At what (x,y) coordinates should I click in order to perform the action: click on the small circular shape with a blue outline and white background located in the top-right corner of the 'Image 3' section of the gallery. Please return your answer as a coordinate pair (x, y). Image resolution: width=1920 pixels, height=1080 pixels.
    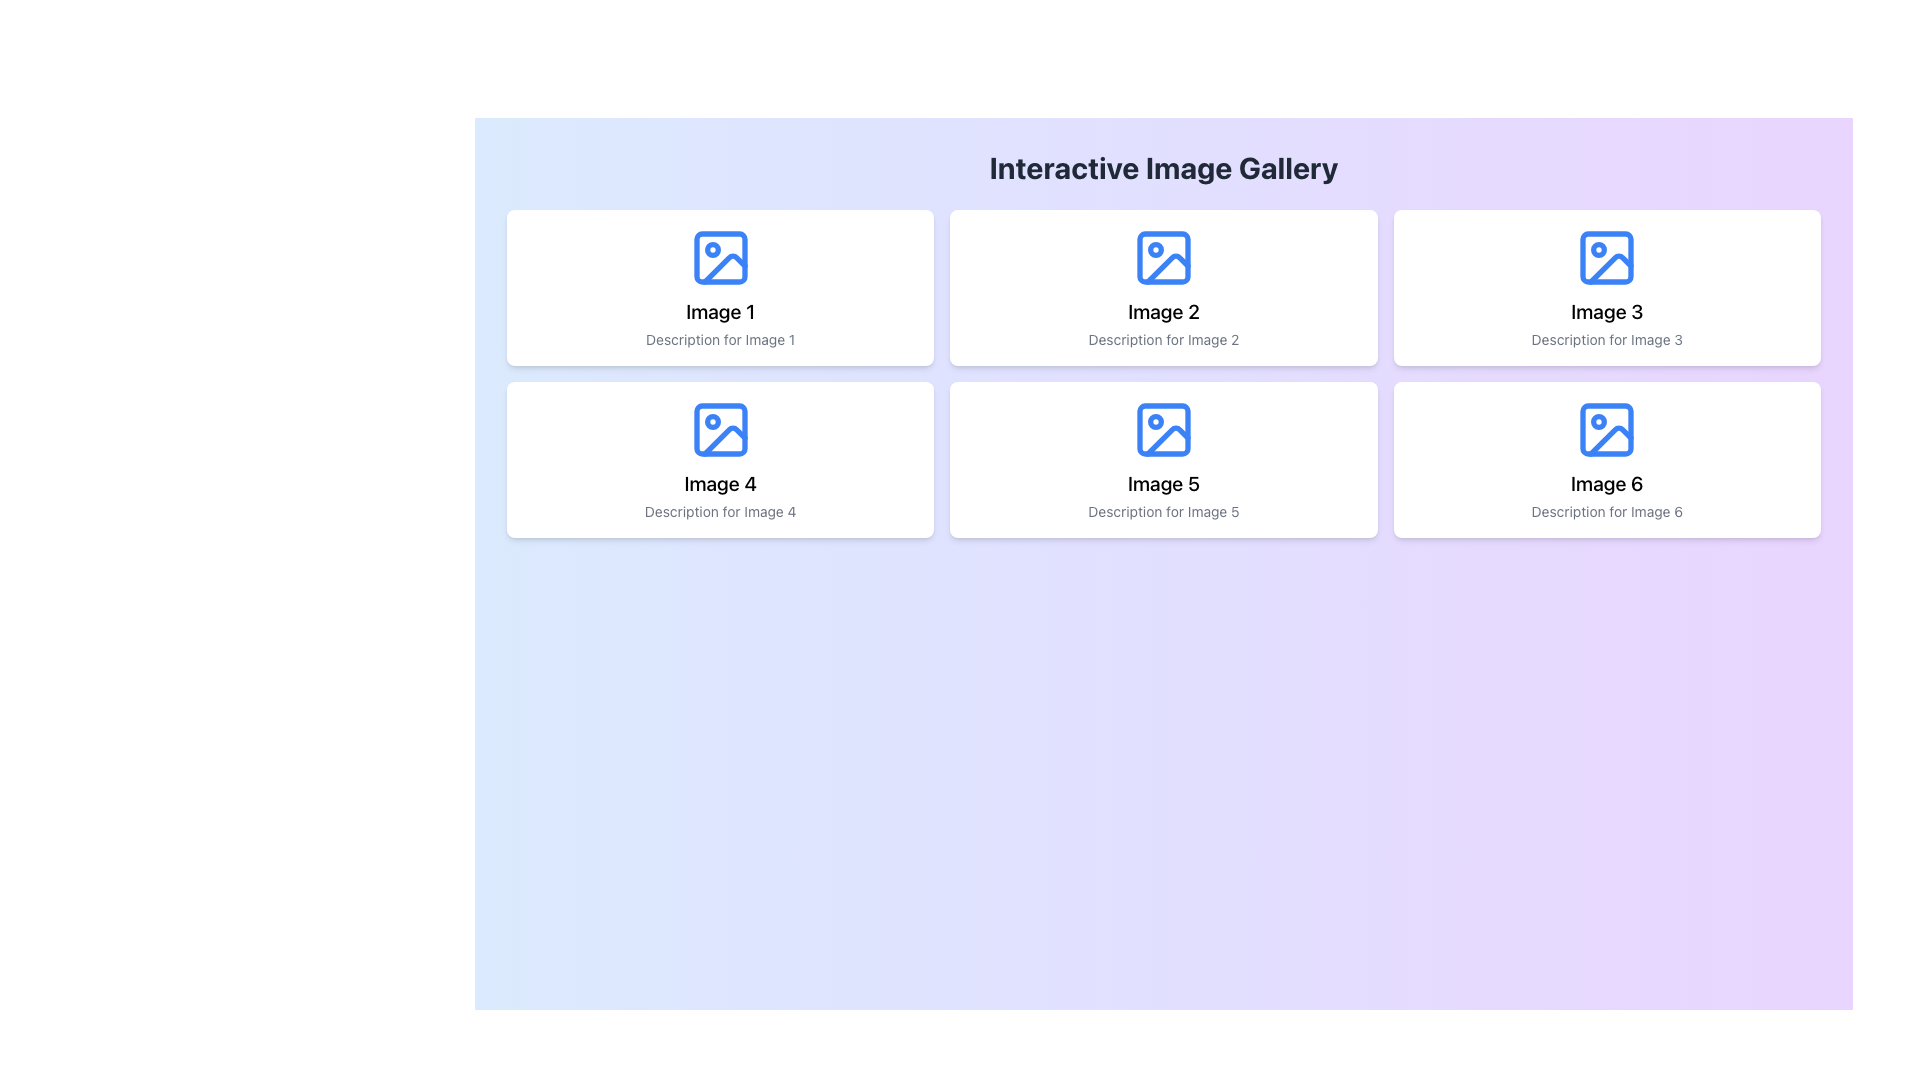
    Looking at the image, I should click on (1598, 249).